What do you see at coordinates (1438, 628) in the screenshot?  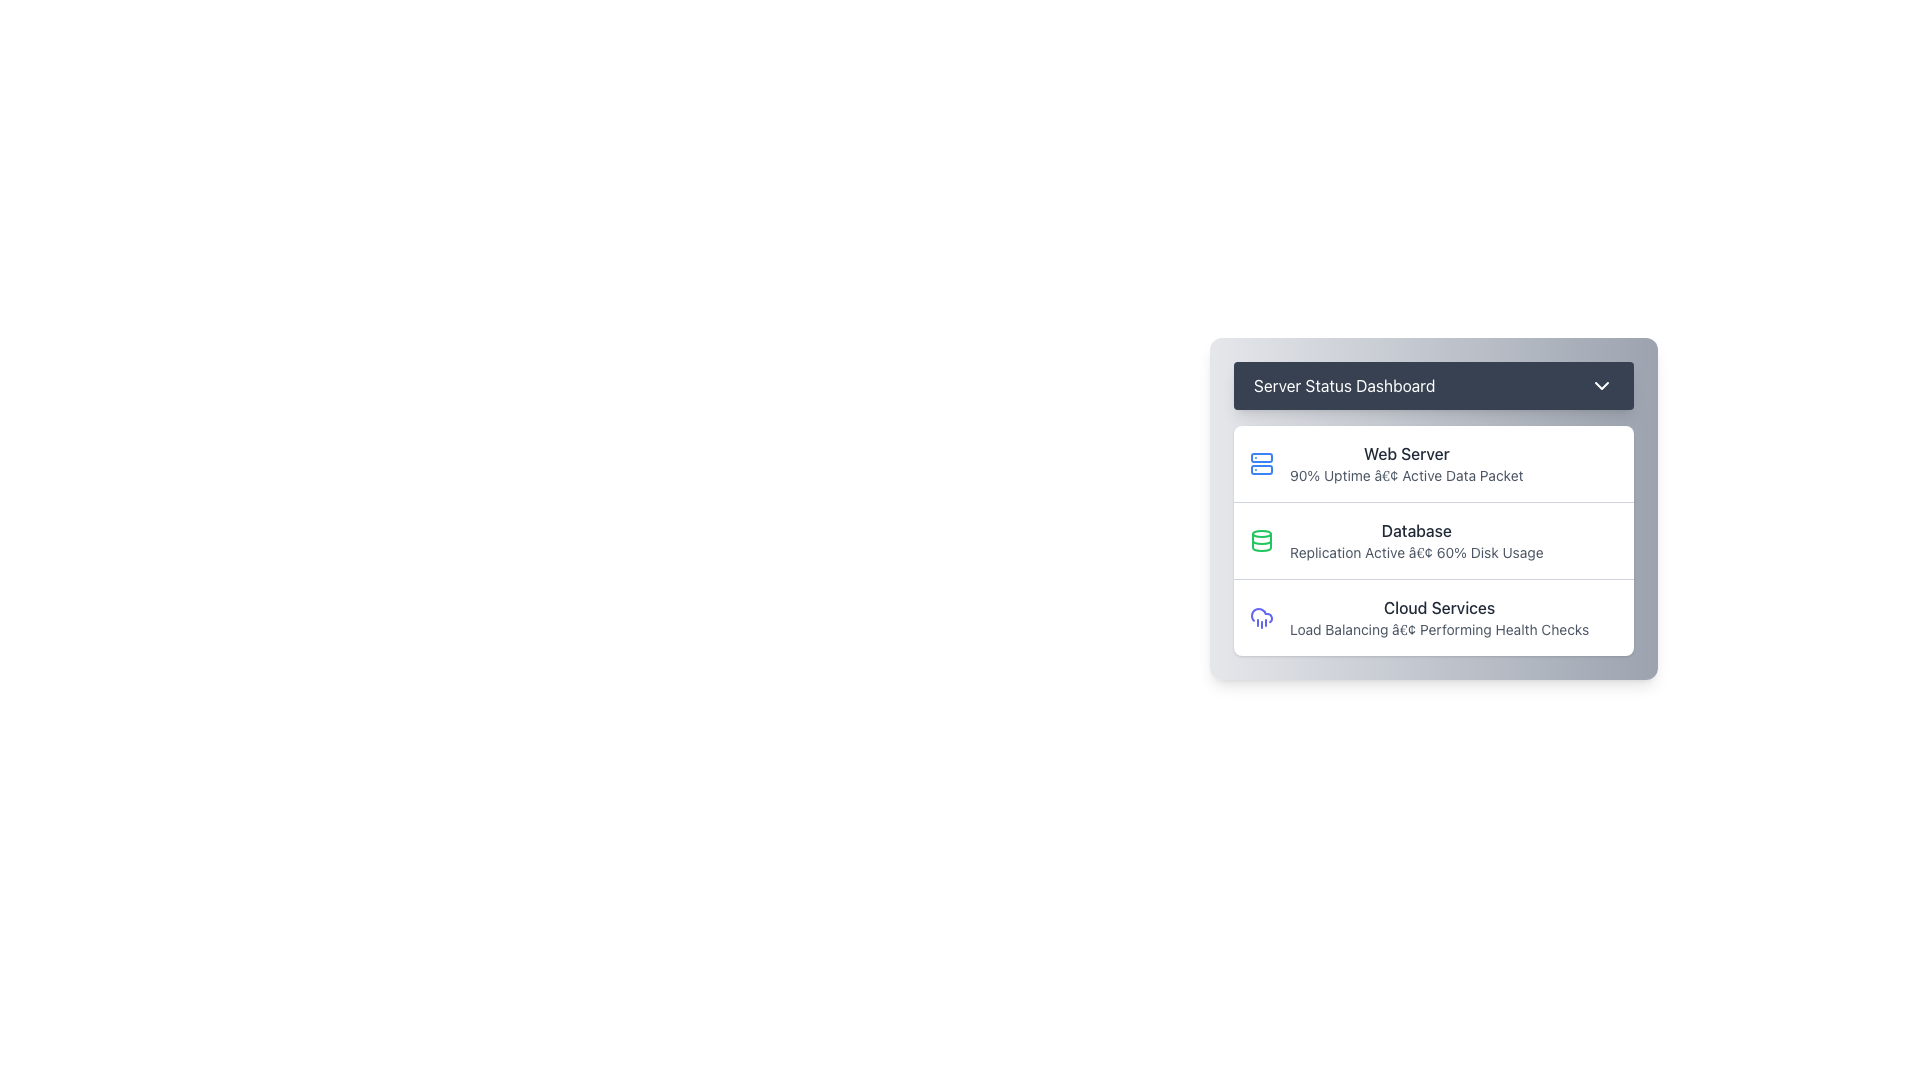 I see `the content of the gray text reading 'Load Balancing • Performing Health Checks', which is located below the 'Cloud Services' text in the server information card` at bounding box center [1438, 628].